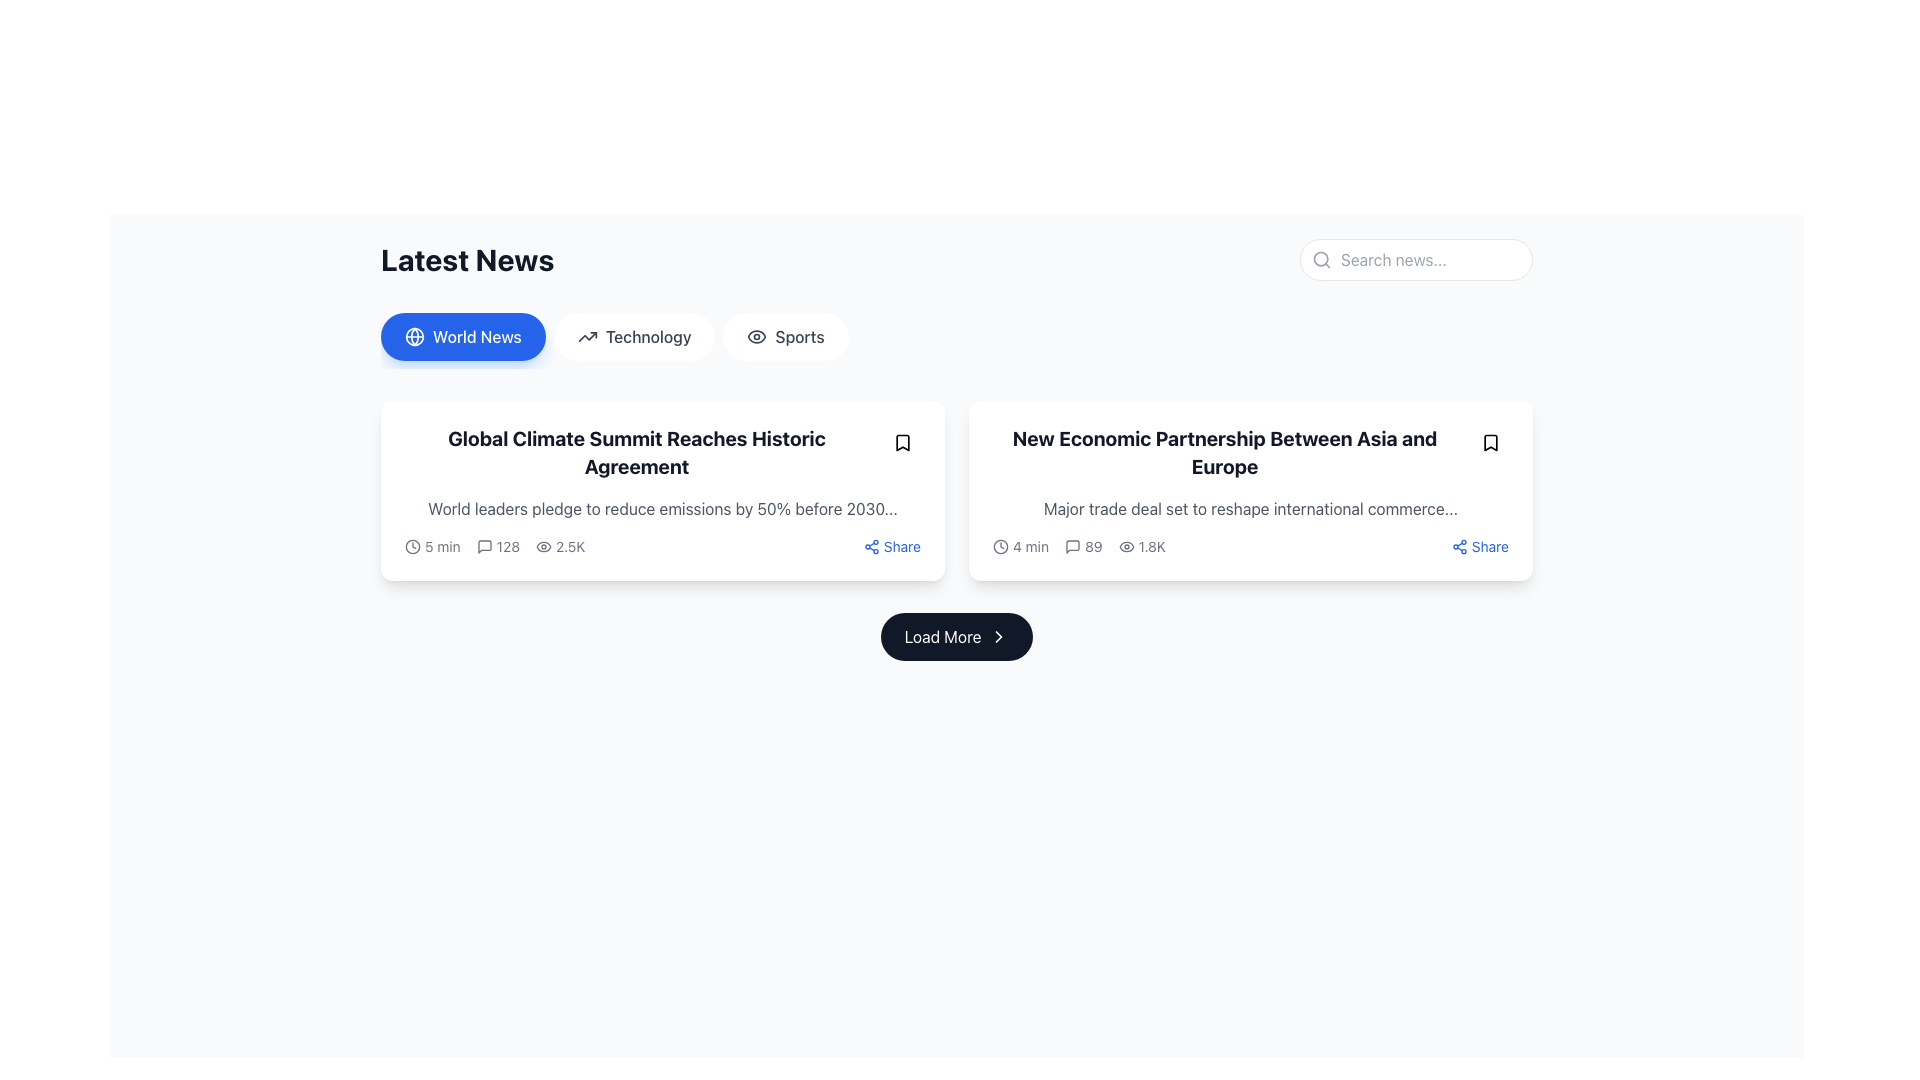 This screenshot has height=1080, width=1920. I want to click on the clock icon located in the bottom-left corner of the card displaying 'New Economic Partnership Between Asia and Europe', which is styled with a thin outline and positioned adjacent to the text '4 min', so click(1001, 547).